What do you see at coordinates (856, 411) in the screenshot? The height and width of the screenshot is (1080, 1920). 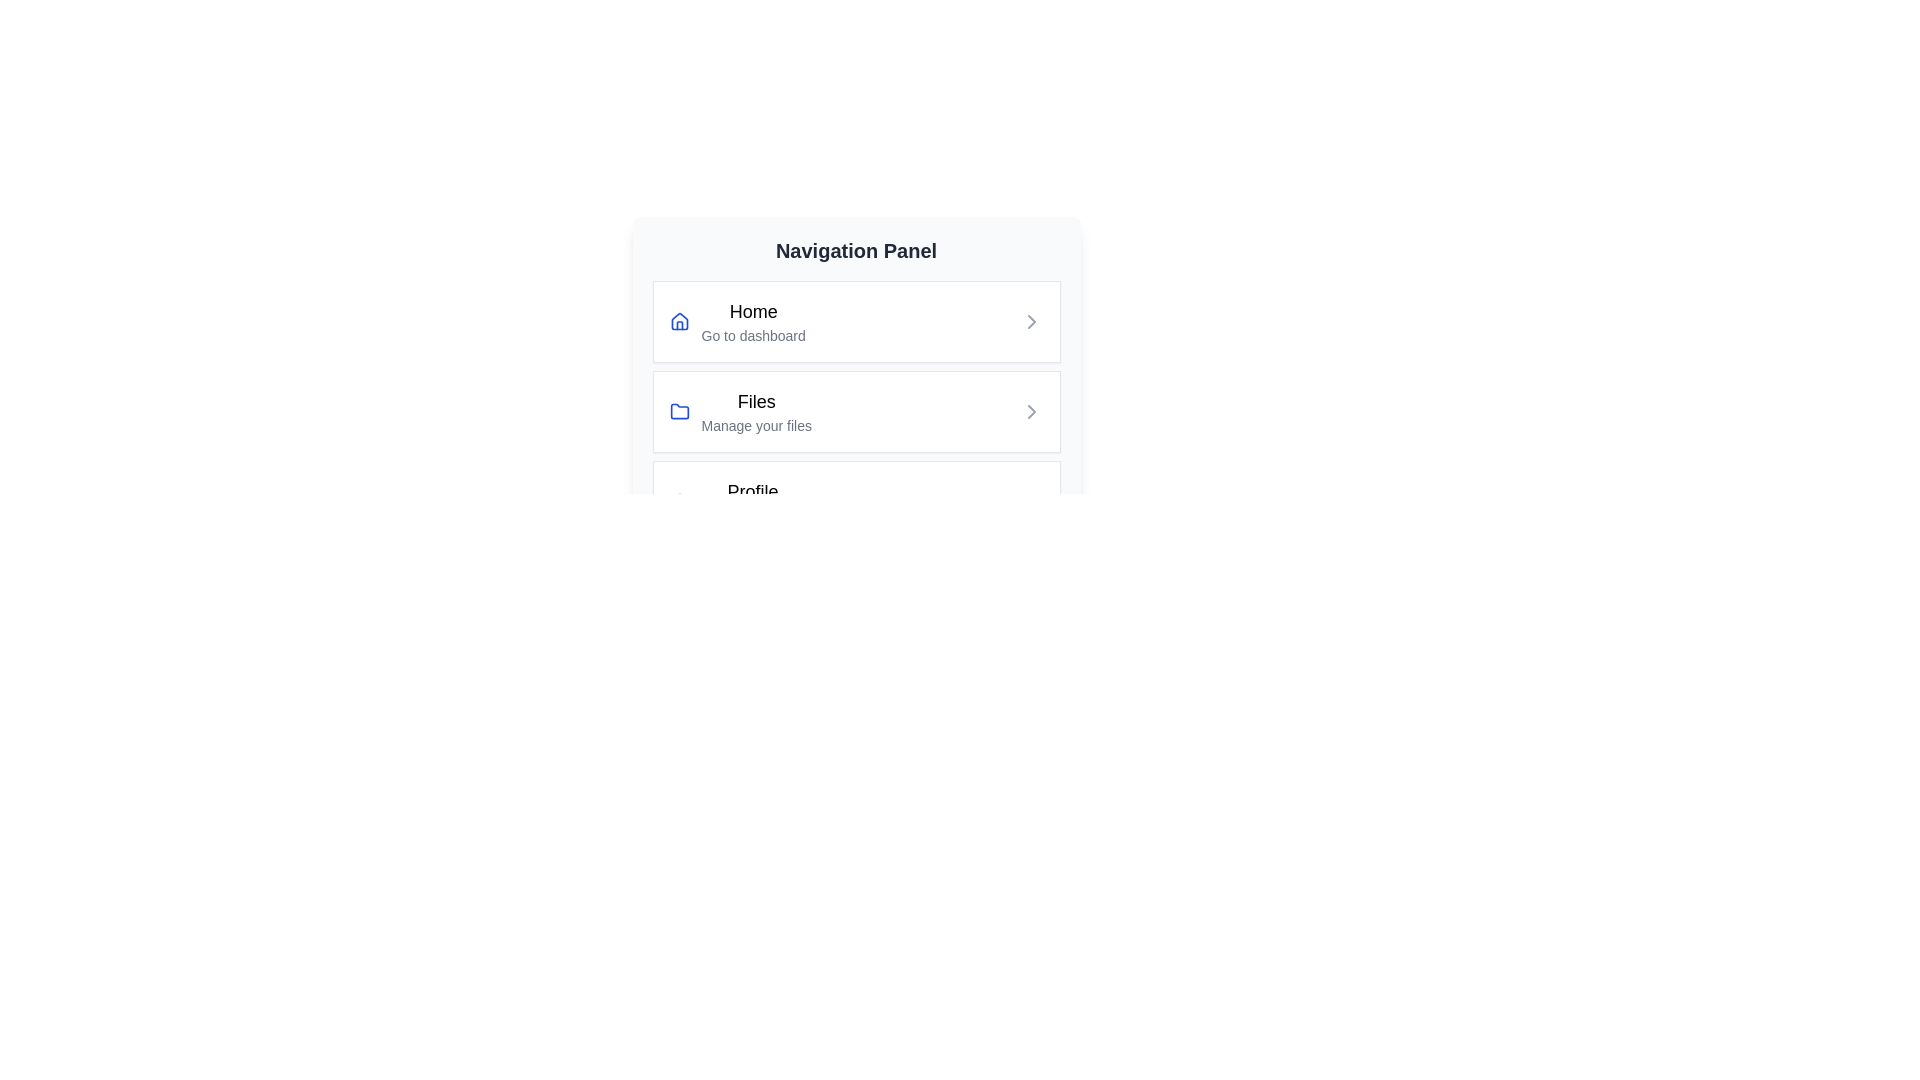 I see `the second navigation button that allows access to file management functionalities, located below the 'Home' entry and above the 'Profile' option` at bounding box center [856, 411].